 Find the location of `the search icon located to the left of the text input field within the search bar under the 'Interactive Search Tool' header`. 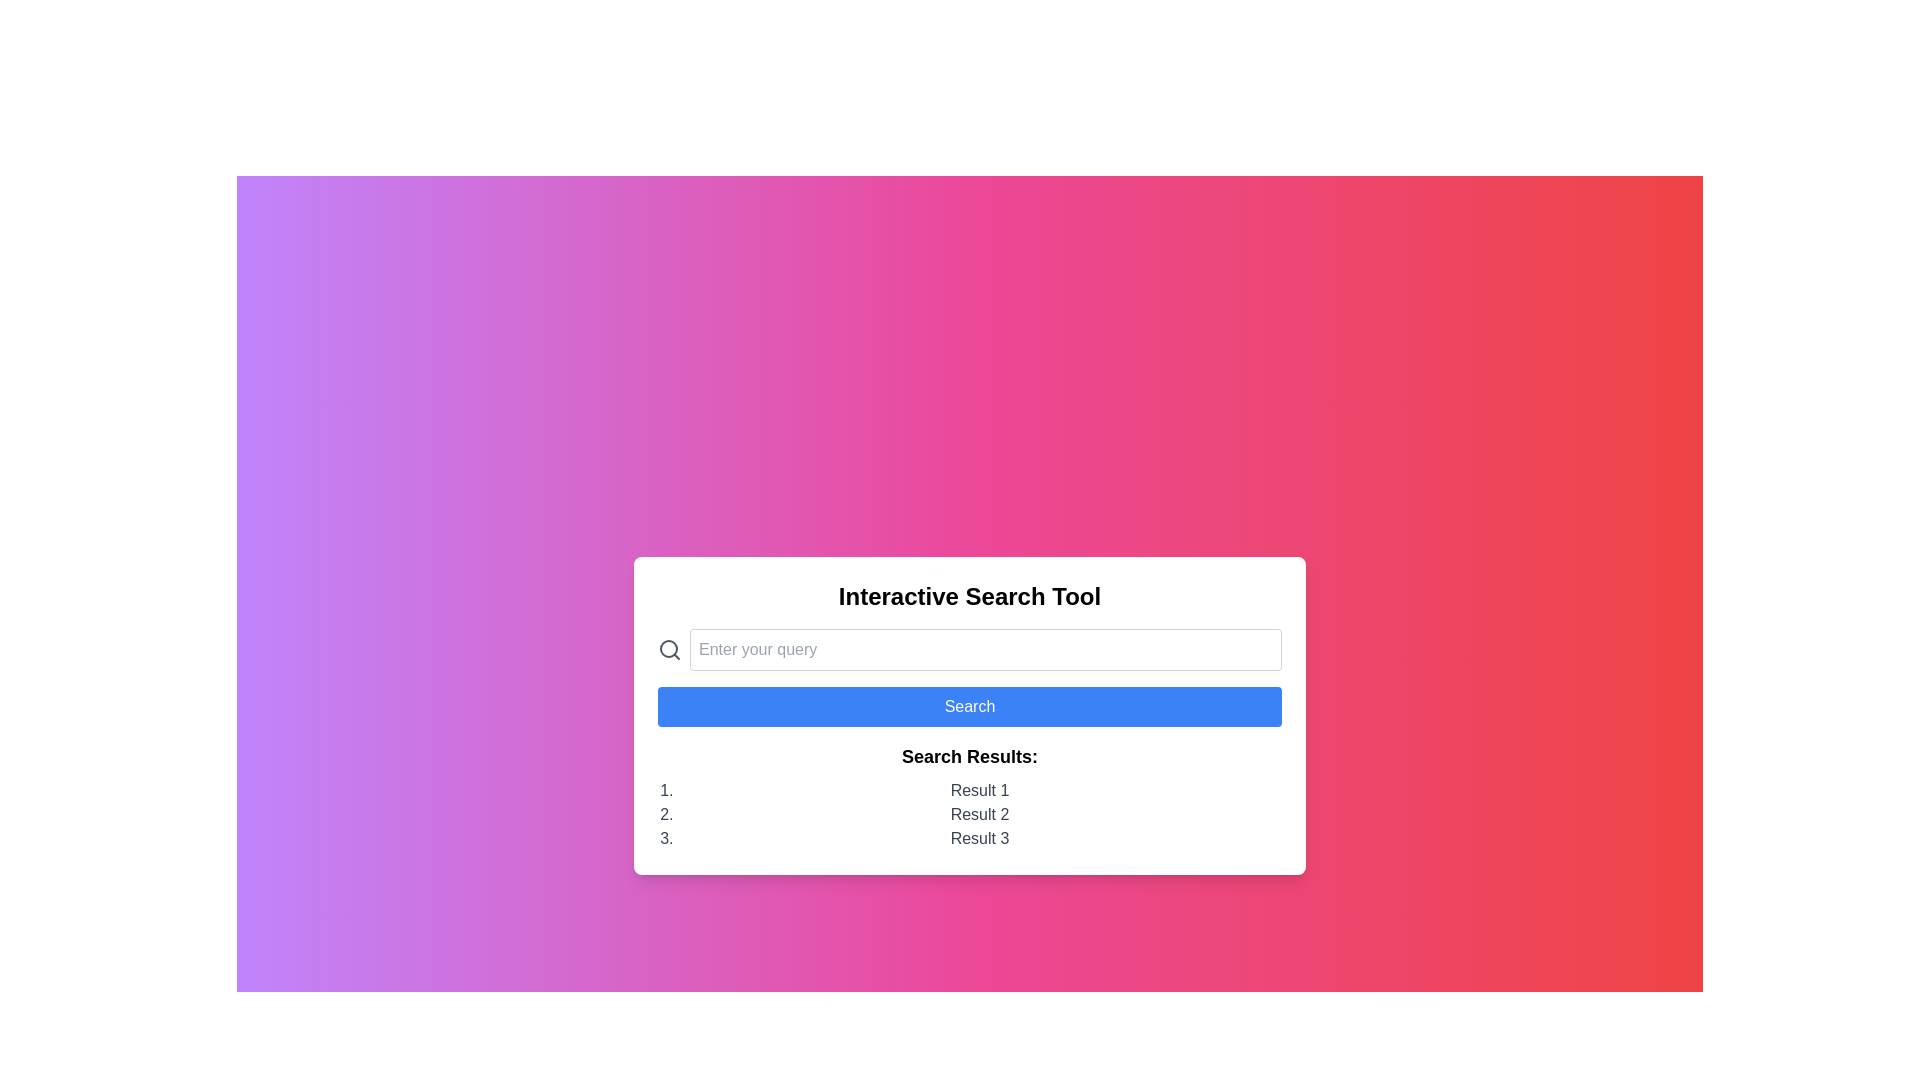

the search icon located to the left of the text input field within the search bar under the 'Interactive Search Tool' header is located at coordinates (670, 650).